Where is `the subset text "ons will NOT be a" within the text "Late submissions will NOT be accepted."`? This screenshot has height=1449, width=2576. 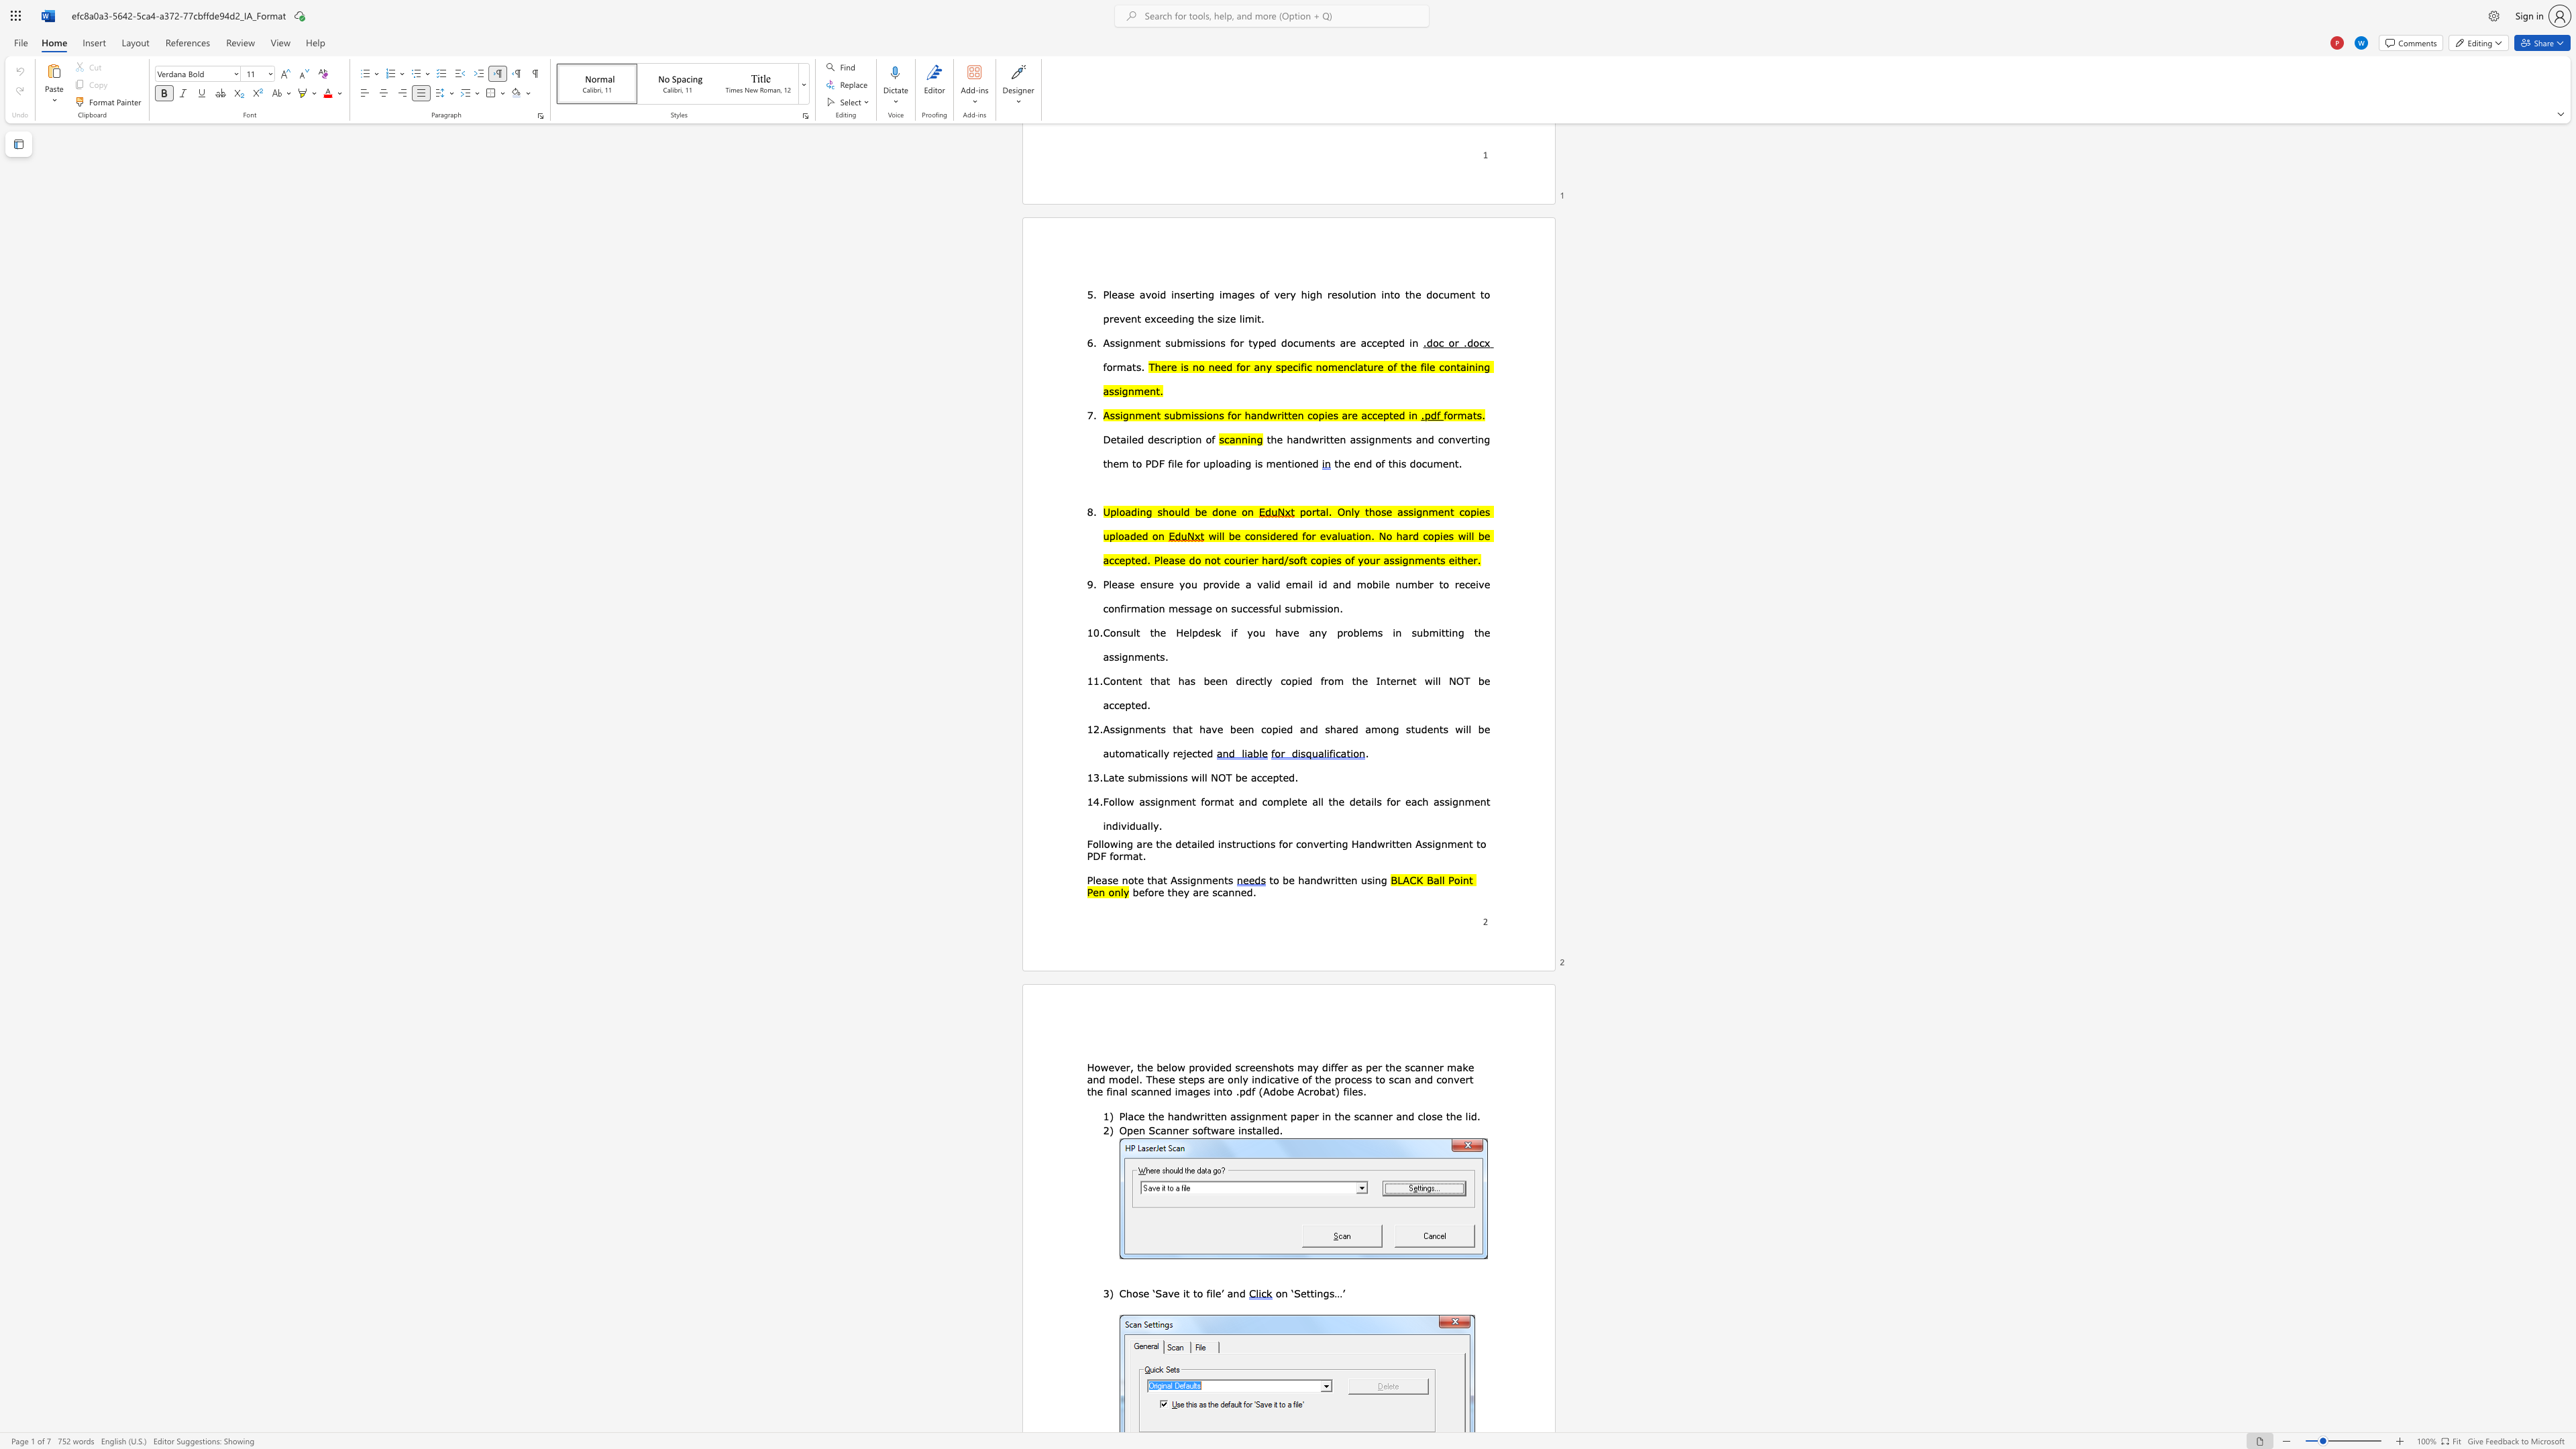 the subset text "ons will NOT be a" within the text "Late submissions will NOT be accepted." is located at coordinates (1169, 776).